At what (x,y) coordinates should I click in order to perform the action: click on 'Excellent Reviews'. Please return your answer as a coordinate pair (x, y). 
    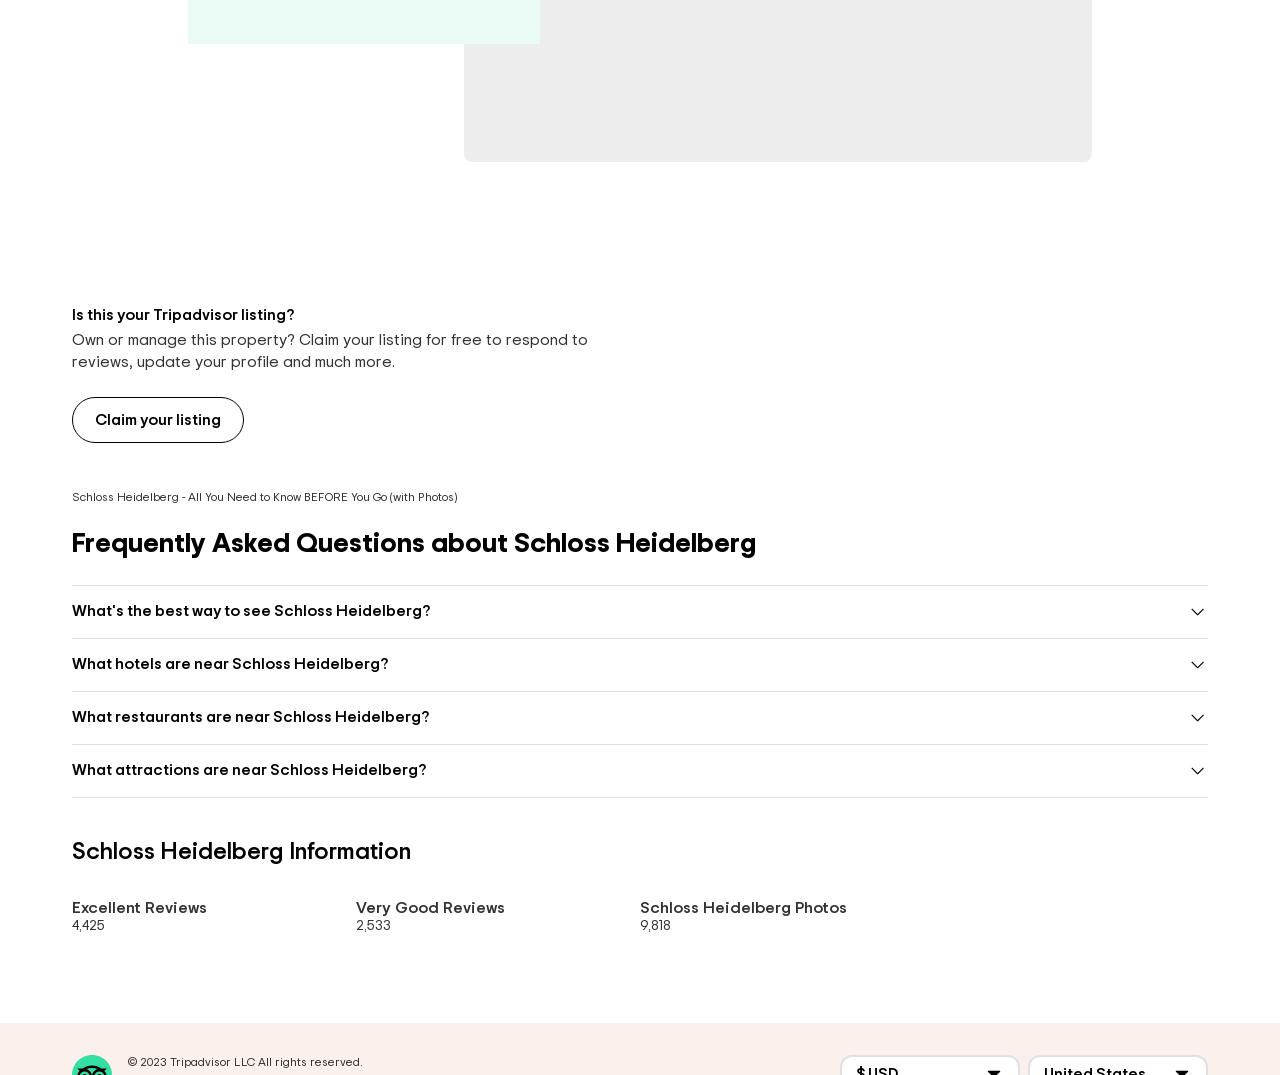
    Looking at the image, I should click on (138, 907).